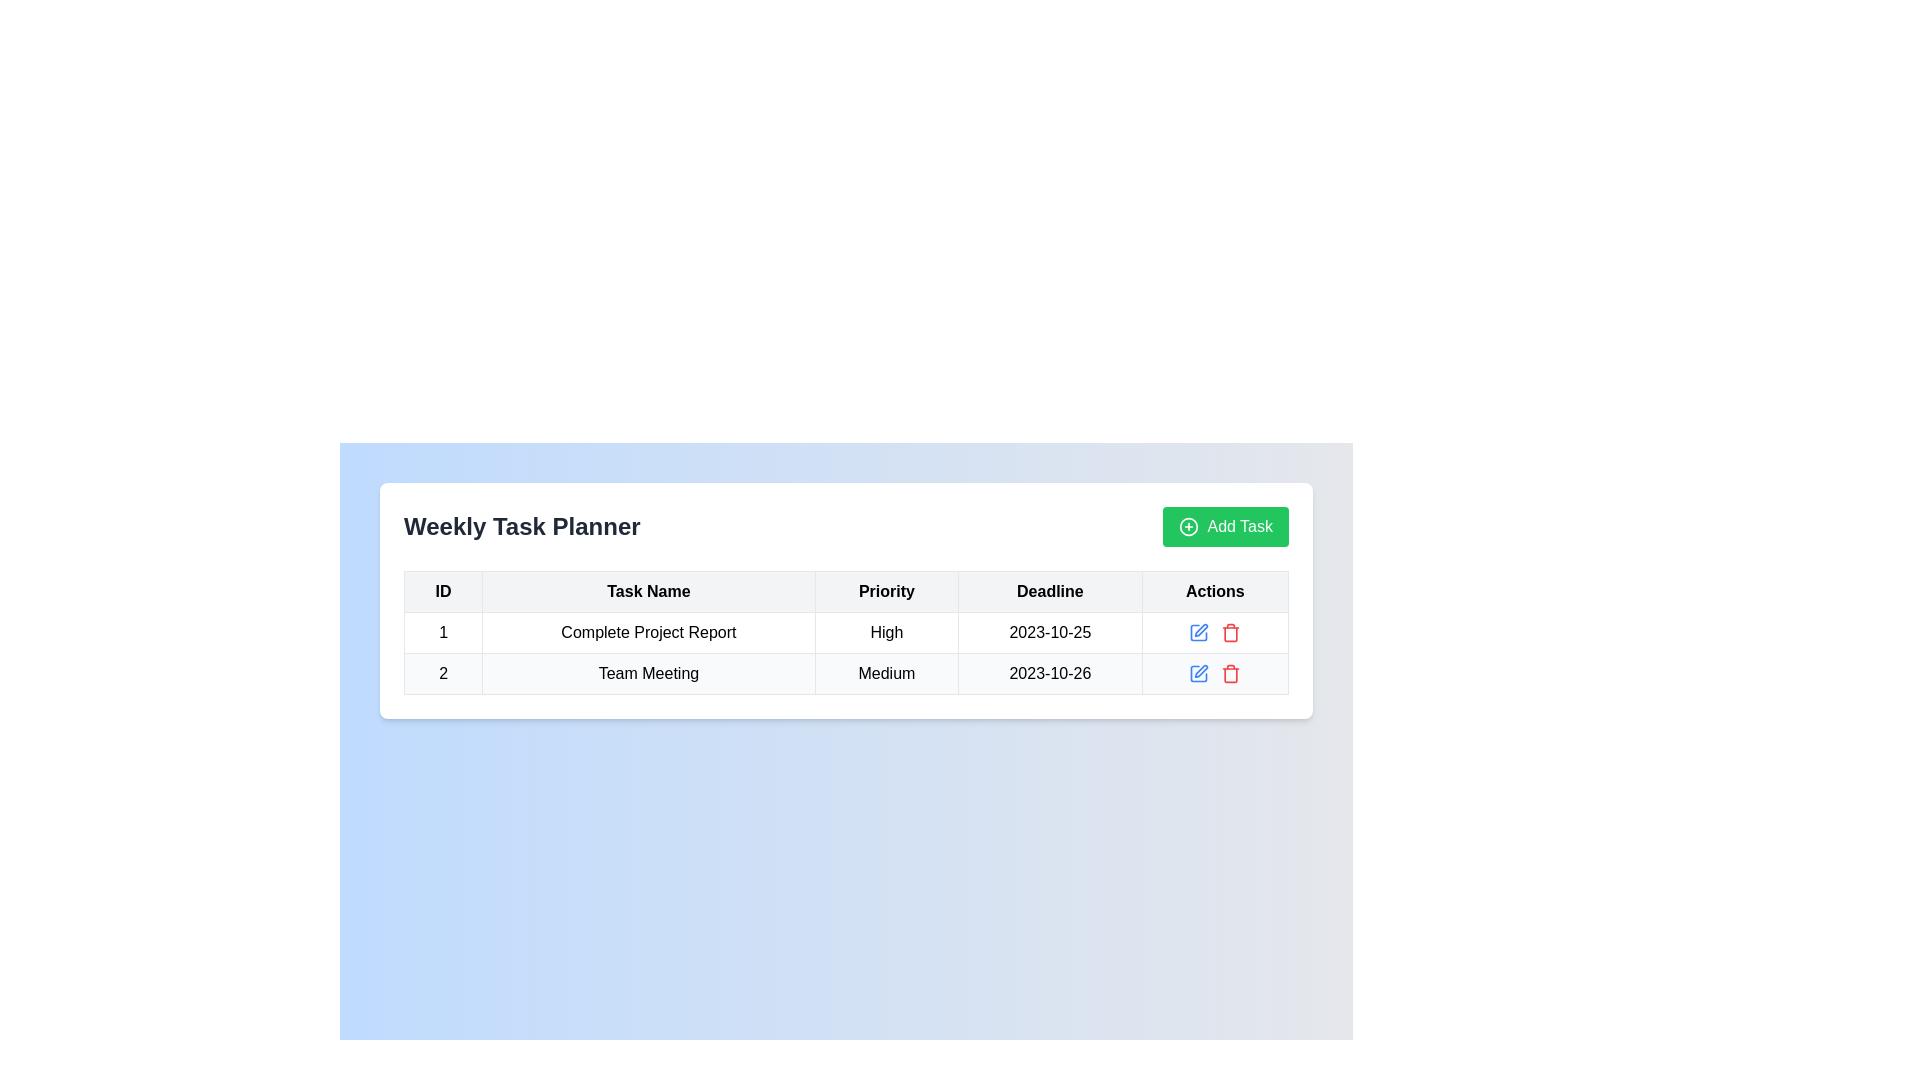 The width and height of the screenshot is (1920, 1080). Describe the element at coordinates (1199, 632) in the screenshot. I see `the square outline of the SVG icon located in the 'Actions' column of row labeled '1' to interact with the composite icon` at that location.